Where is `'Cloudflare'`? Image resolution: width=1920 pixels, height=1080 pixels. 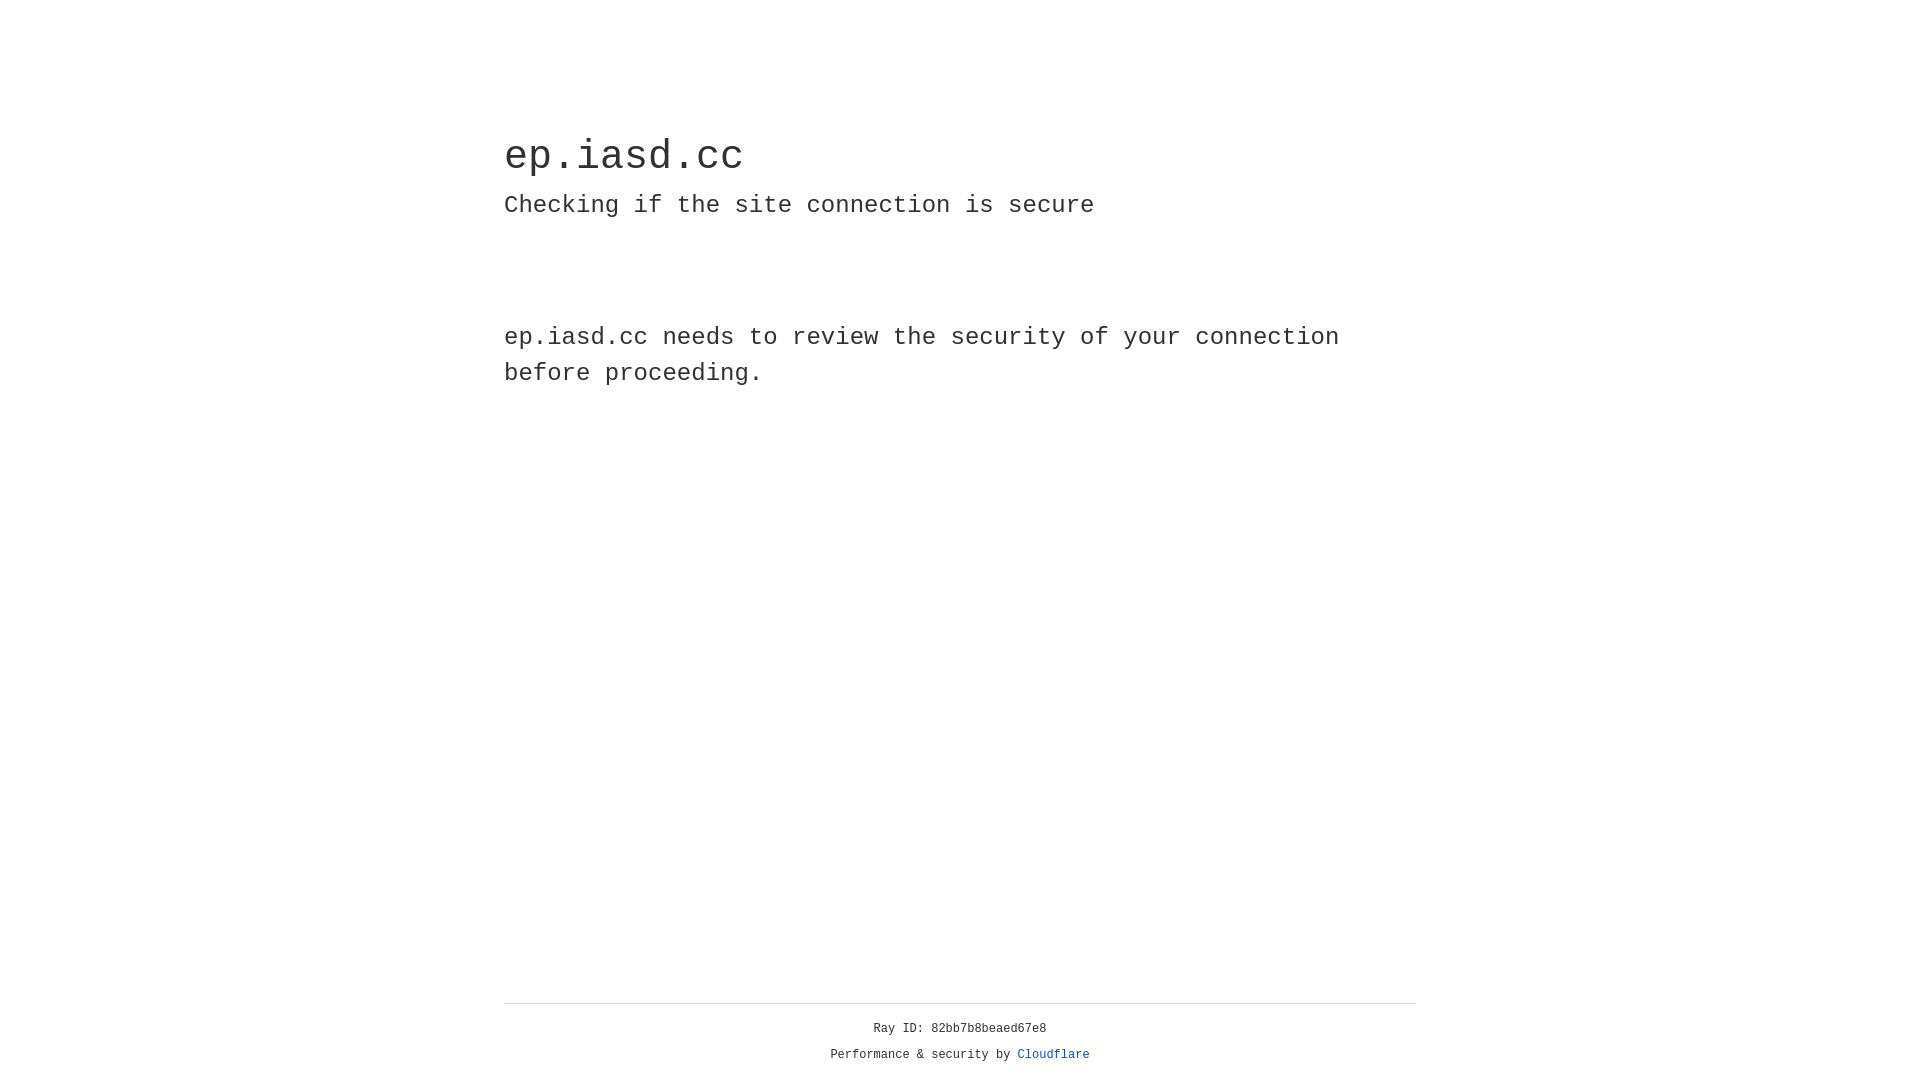 'Cloudflare' is located at coordinates (1053, 1054).